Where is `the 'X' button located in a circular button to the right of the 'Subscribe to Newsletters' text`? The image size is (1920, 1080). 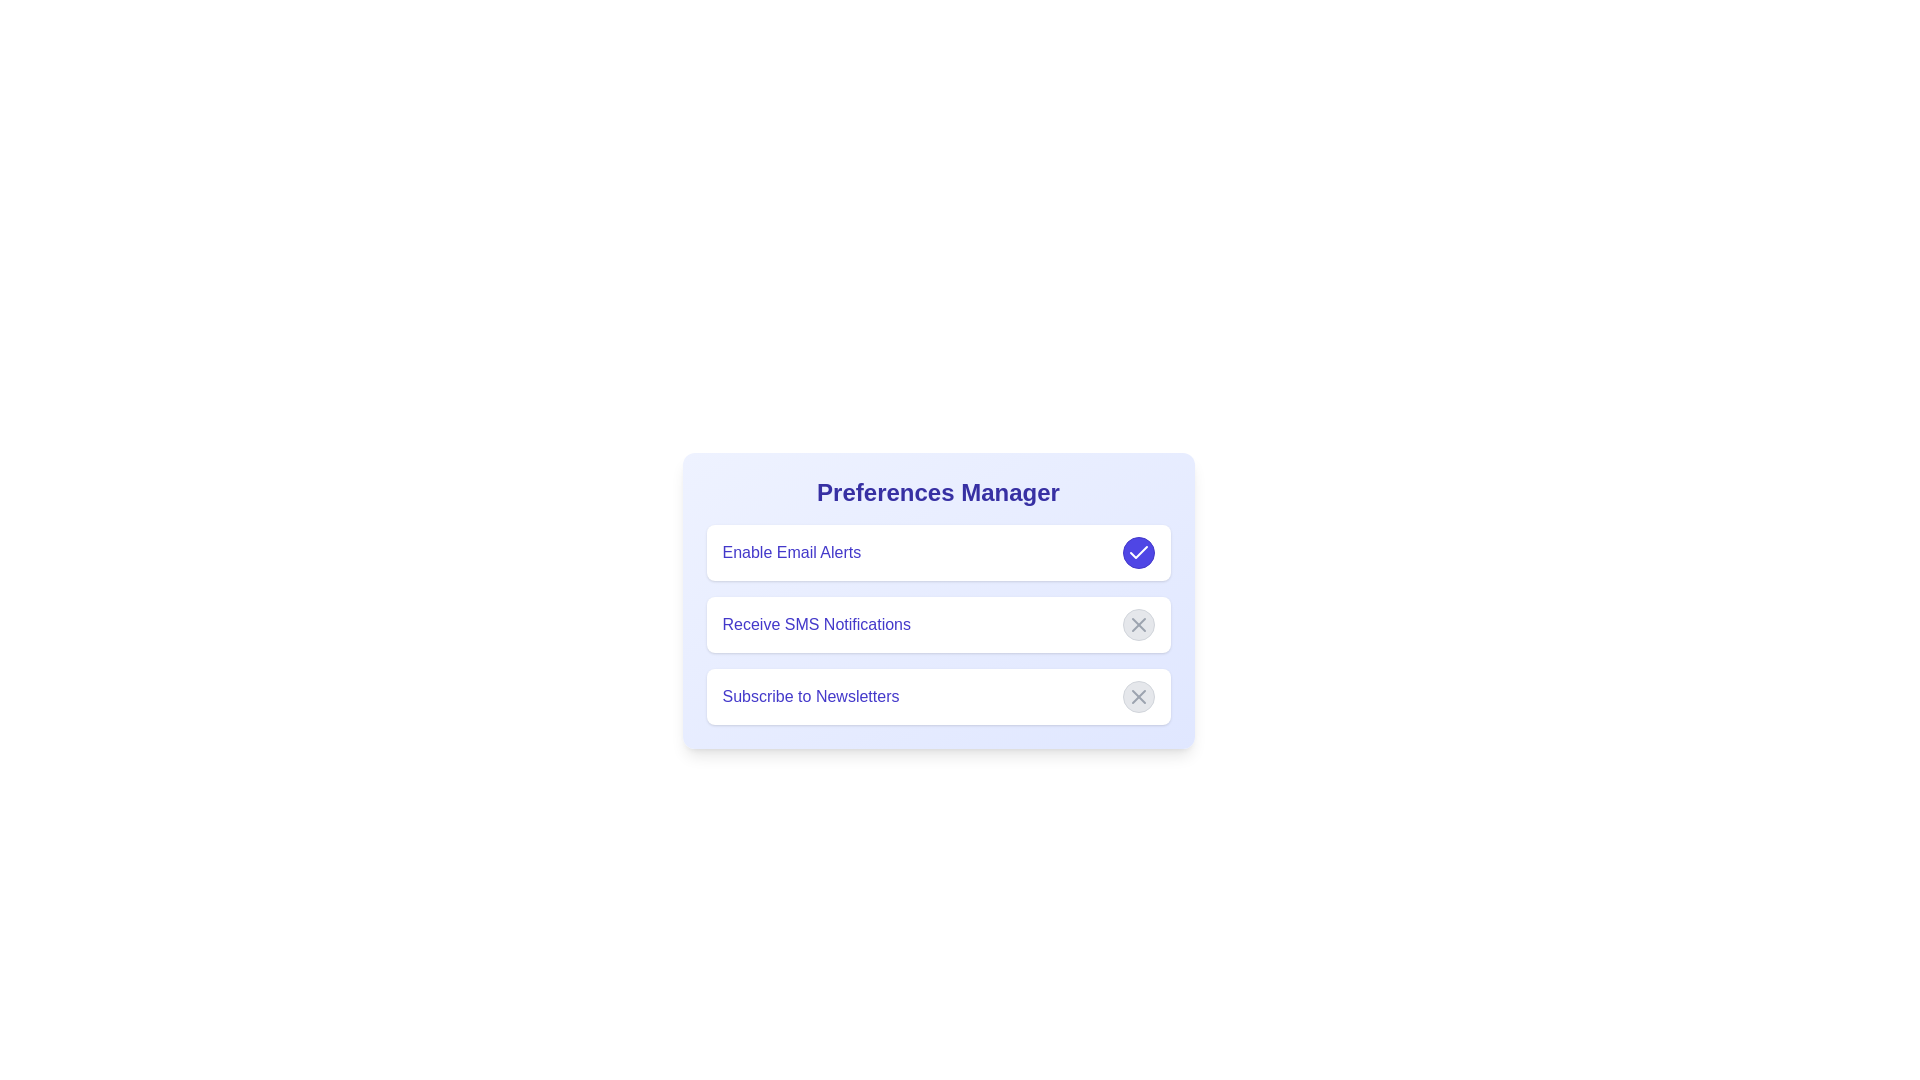 the 'X' button located in a circular button to the right of the 'Subscribe to Newsletters' text is located at coordinates (1138, 696).